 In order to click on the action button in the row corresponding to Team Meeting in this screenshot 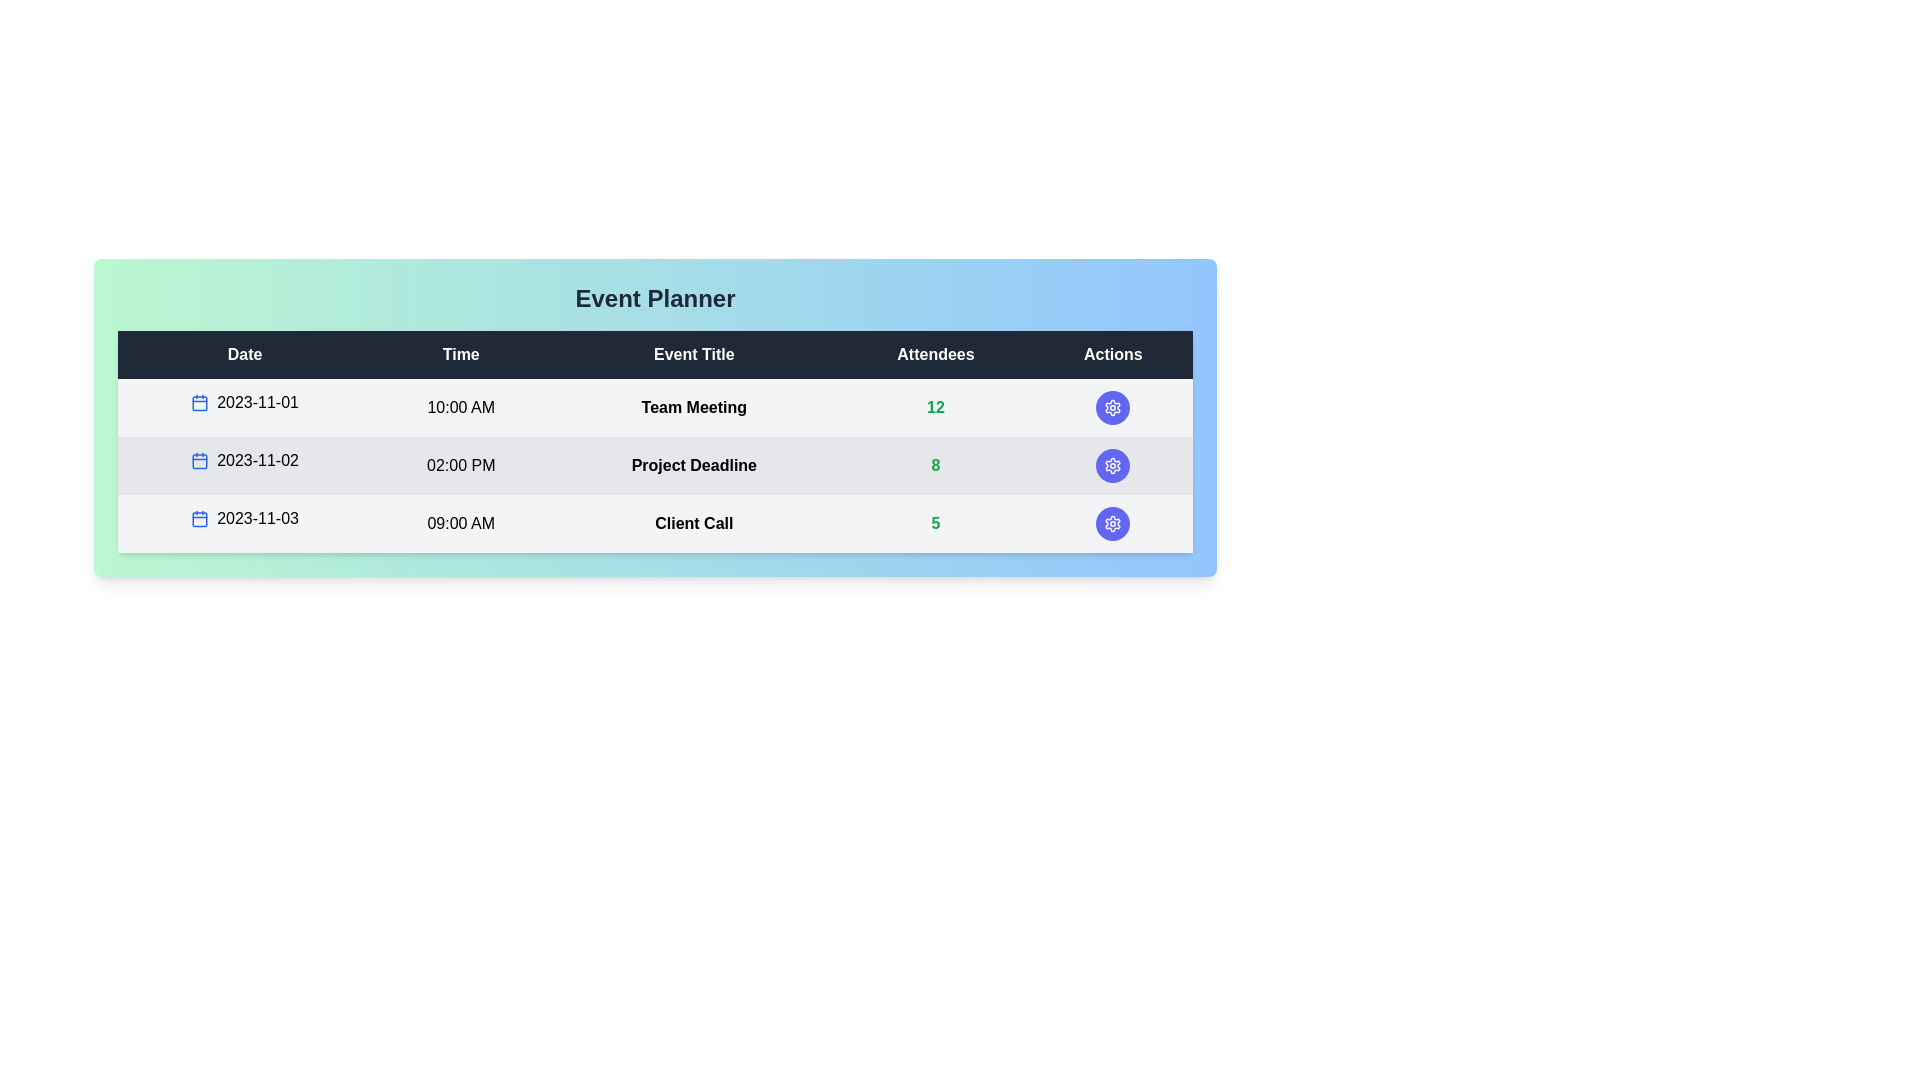, I will do `click(1112, 407)`.